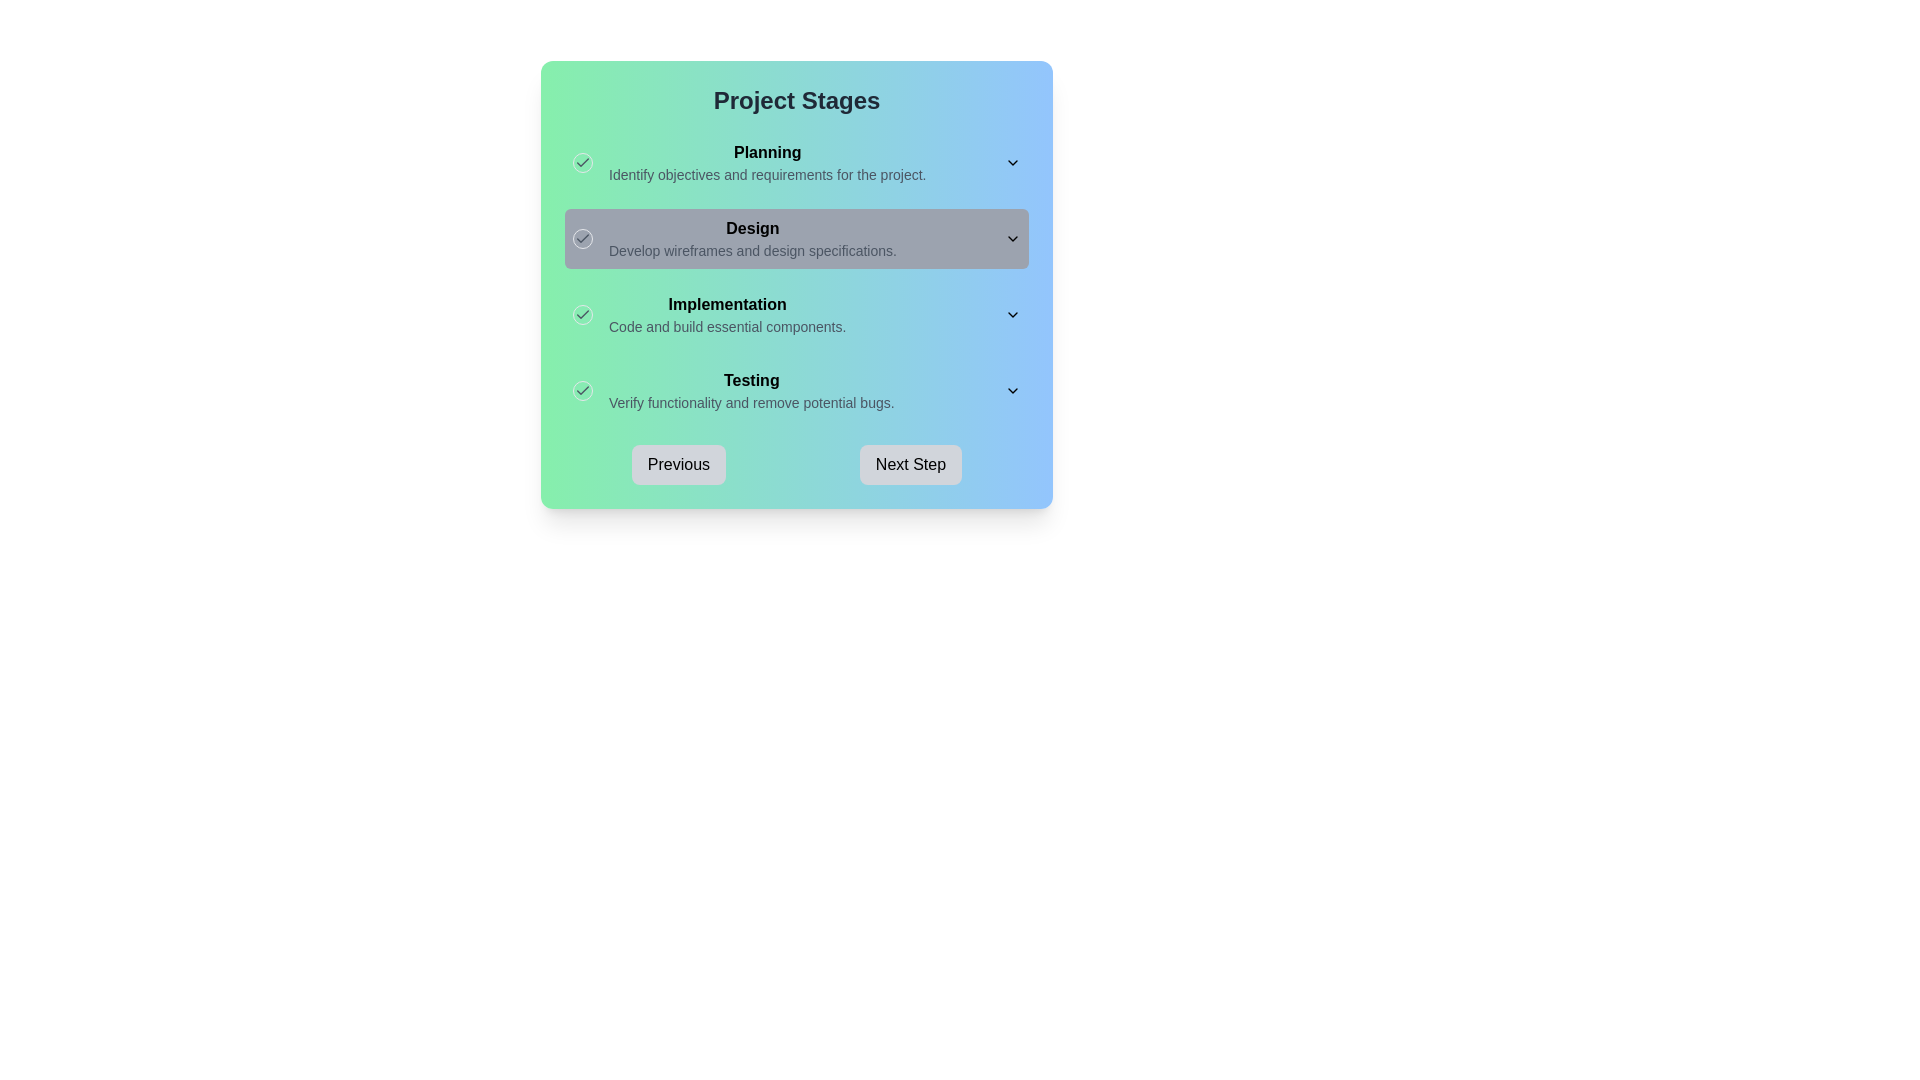 This screenshot has width=1920, height=1080. I want to click on the tick mark icon within the SVG graphic that signifies the completion of the 'Design' step, so click(581, 238).